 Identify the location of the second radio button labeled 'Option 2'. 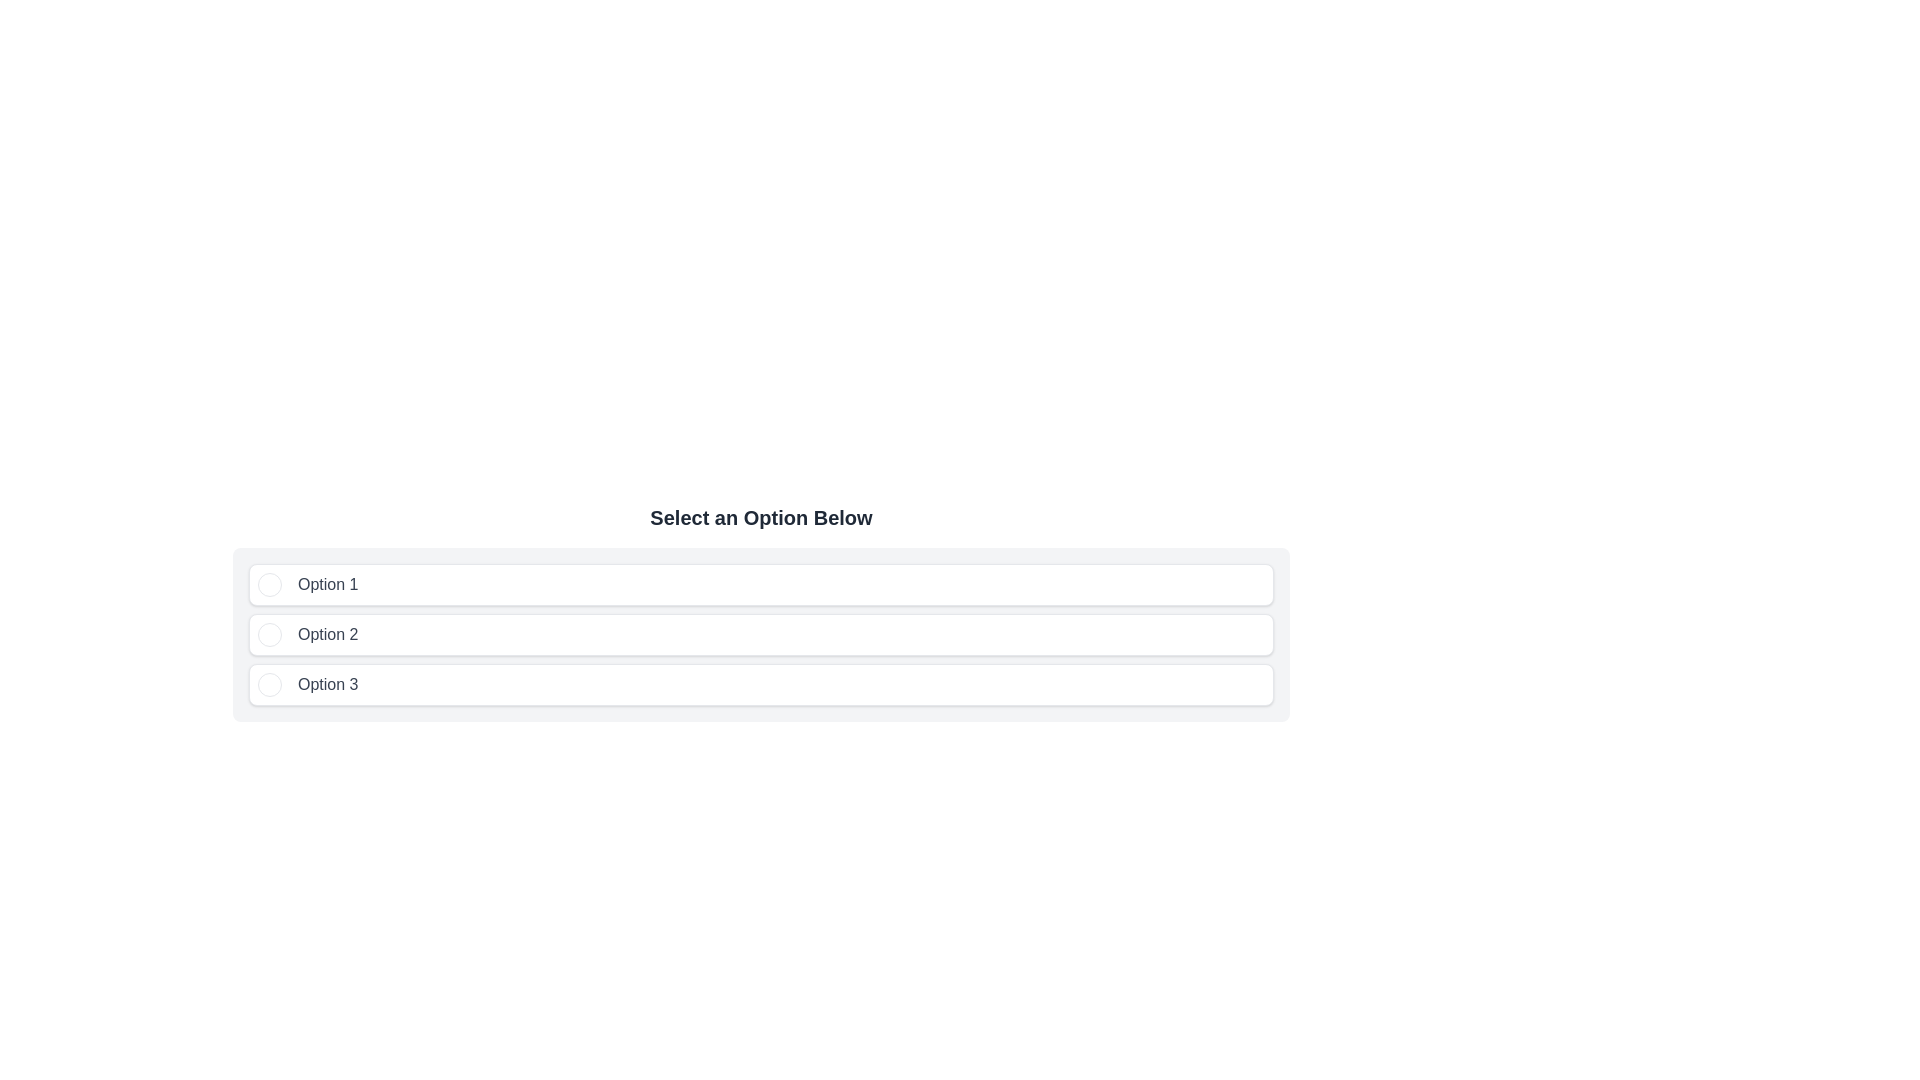
(760, 635).